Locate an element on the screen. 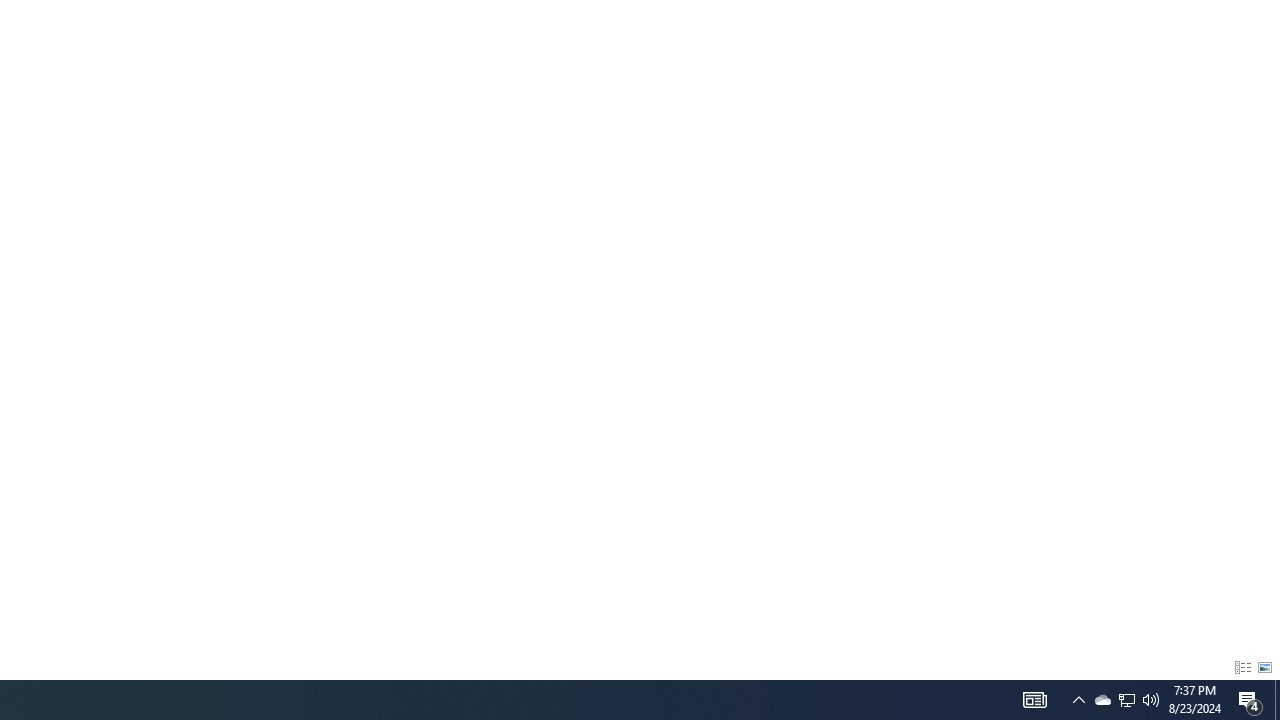  'Large Icons' is located at coordinates (1264, 668).